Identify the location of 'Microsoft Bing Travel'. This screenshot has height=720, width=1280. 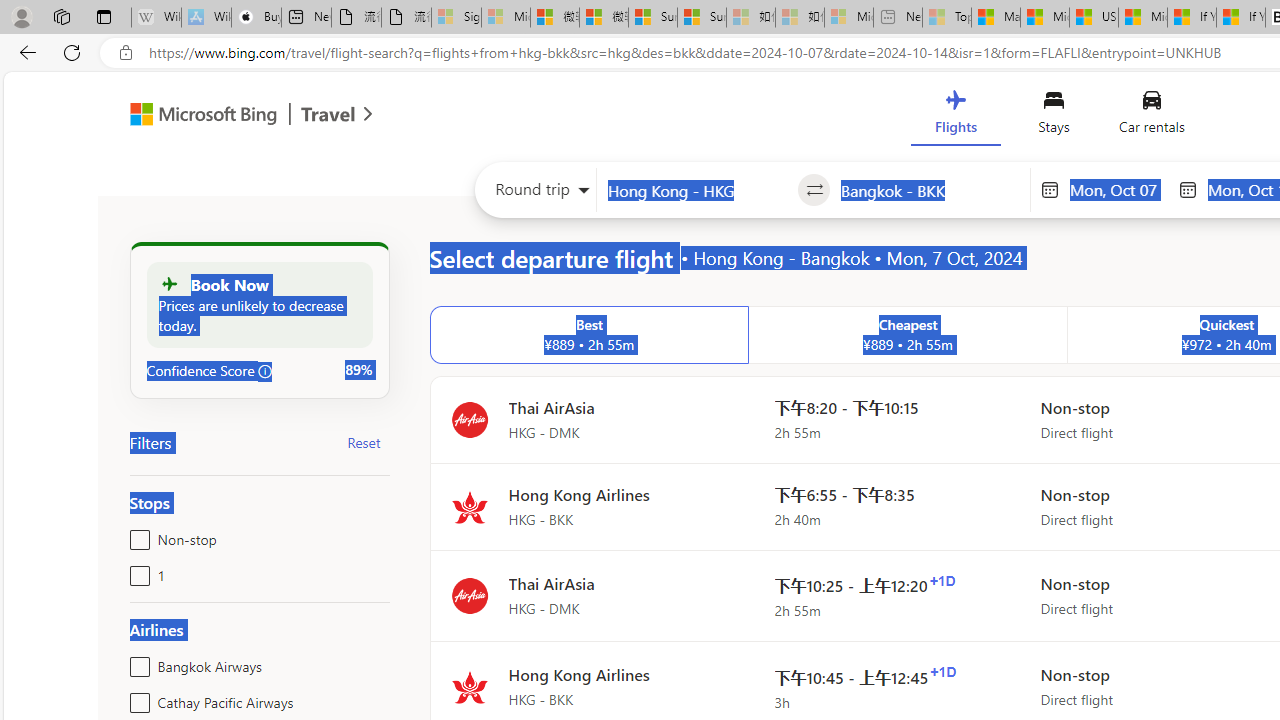
(230, 117).